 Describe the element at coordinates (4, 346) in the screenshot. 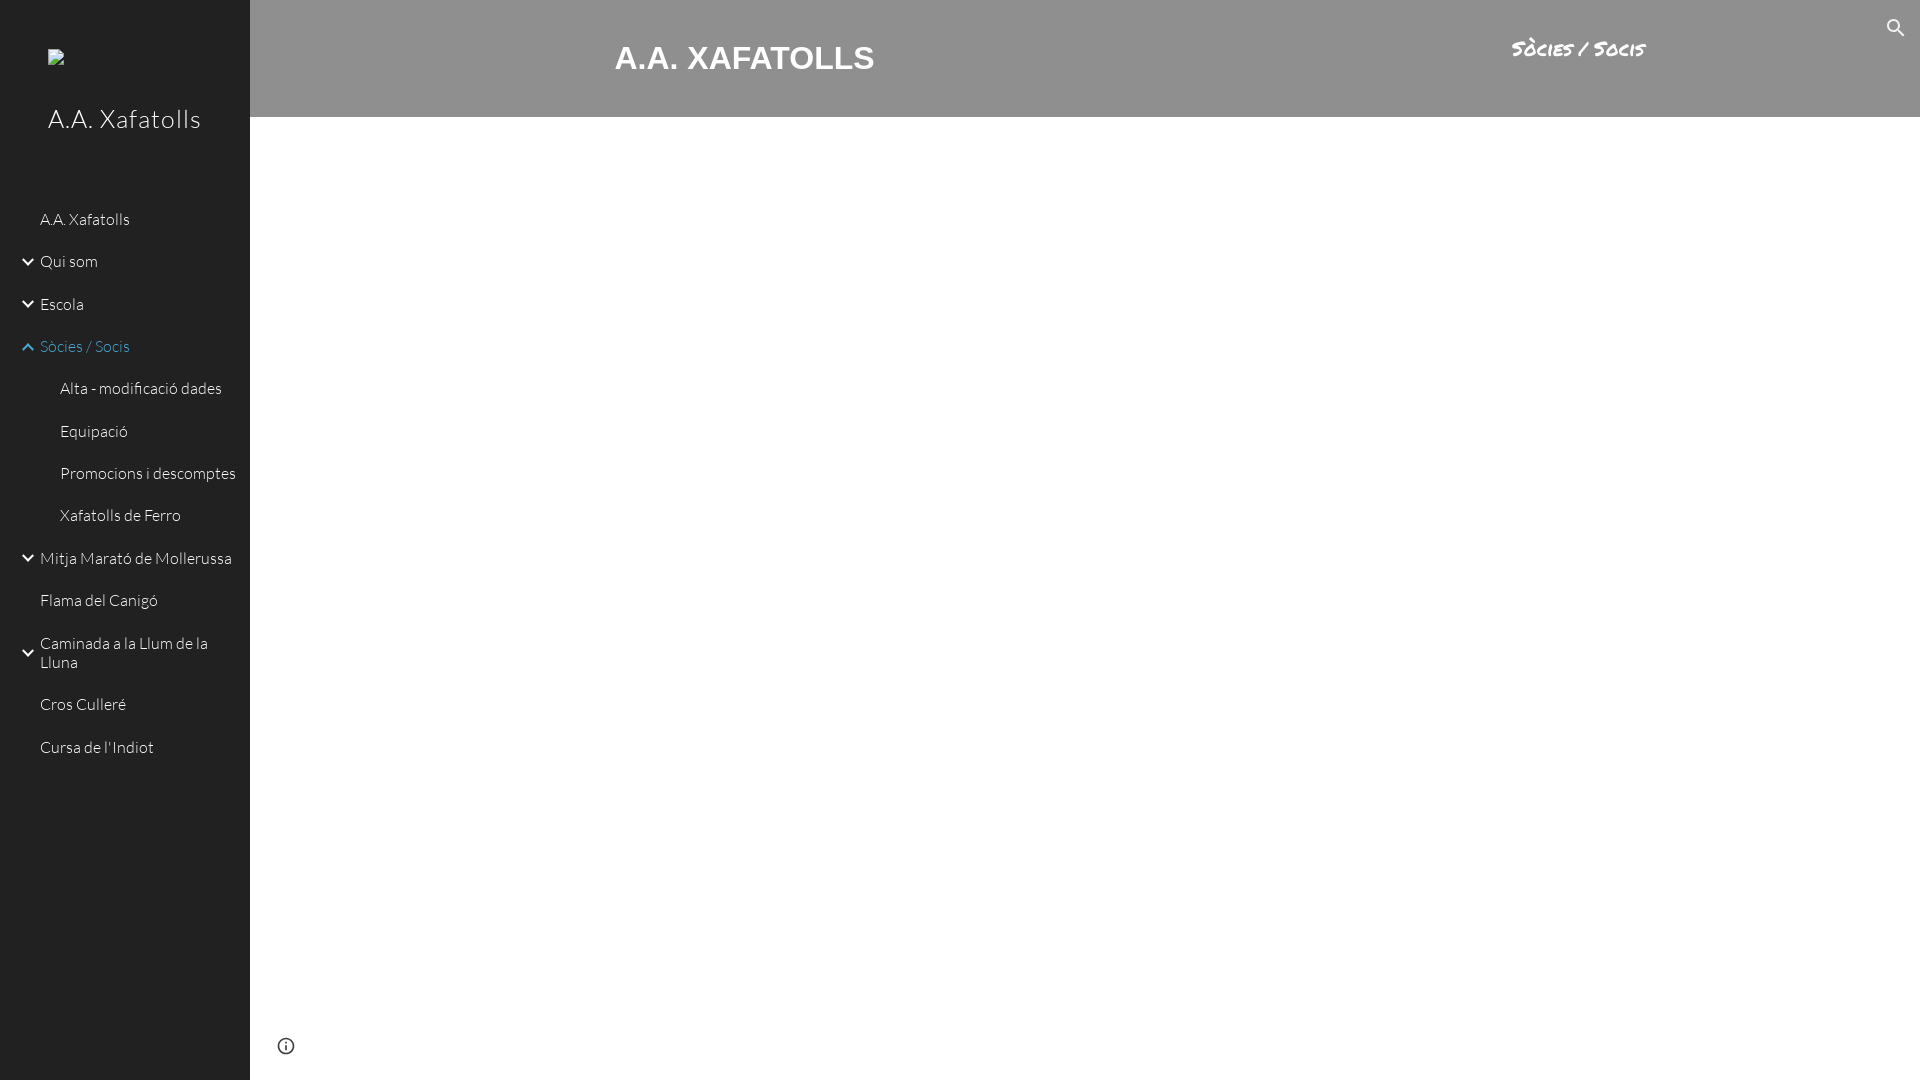

I see `'Expand/Collapse'` at that location.